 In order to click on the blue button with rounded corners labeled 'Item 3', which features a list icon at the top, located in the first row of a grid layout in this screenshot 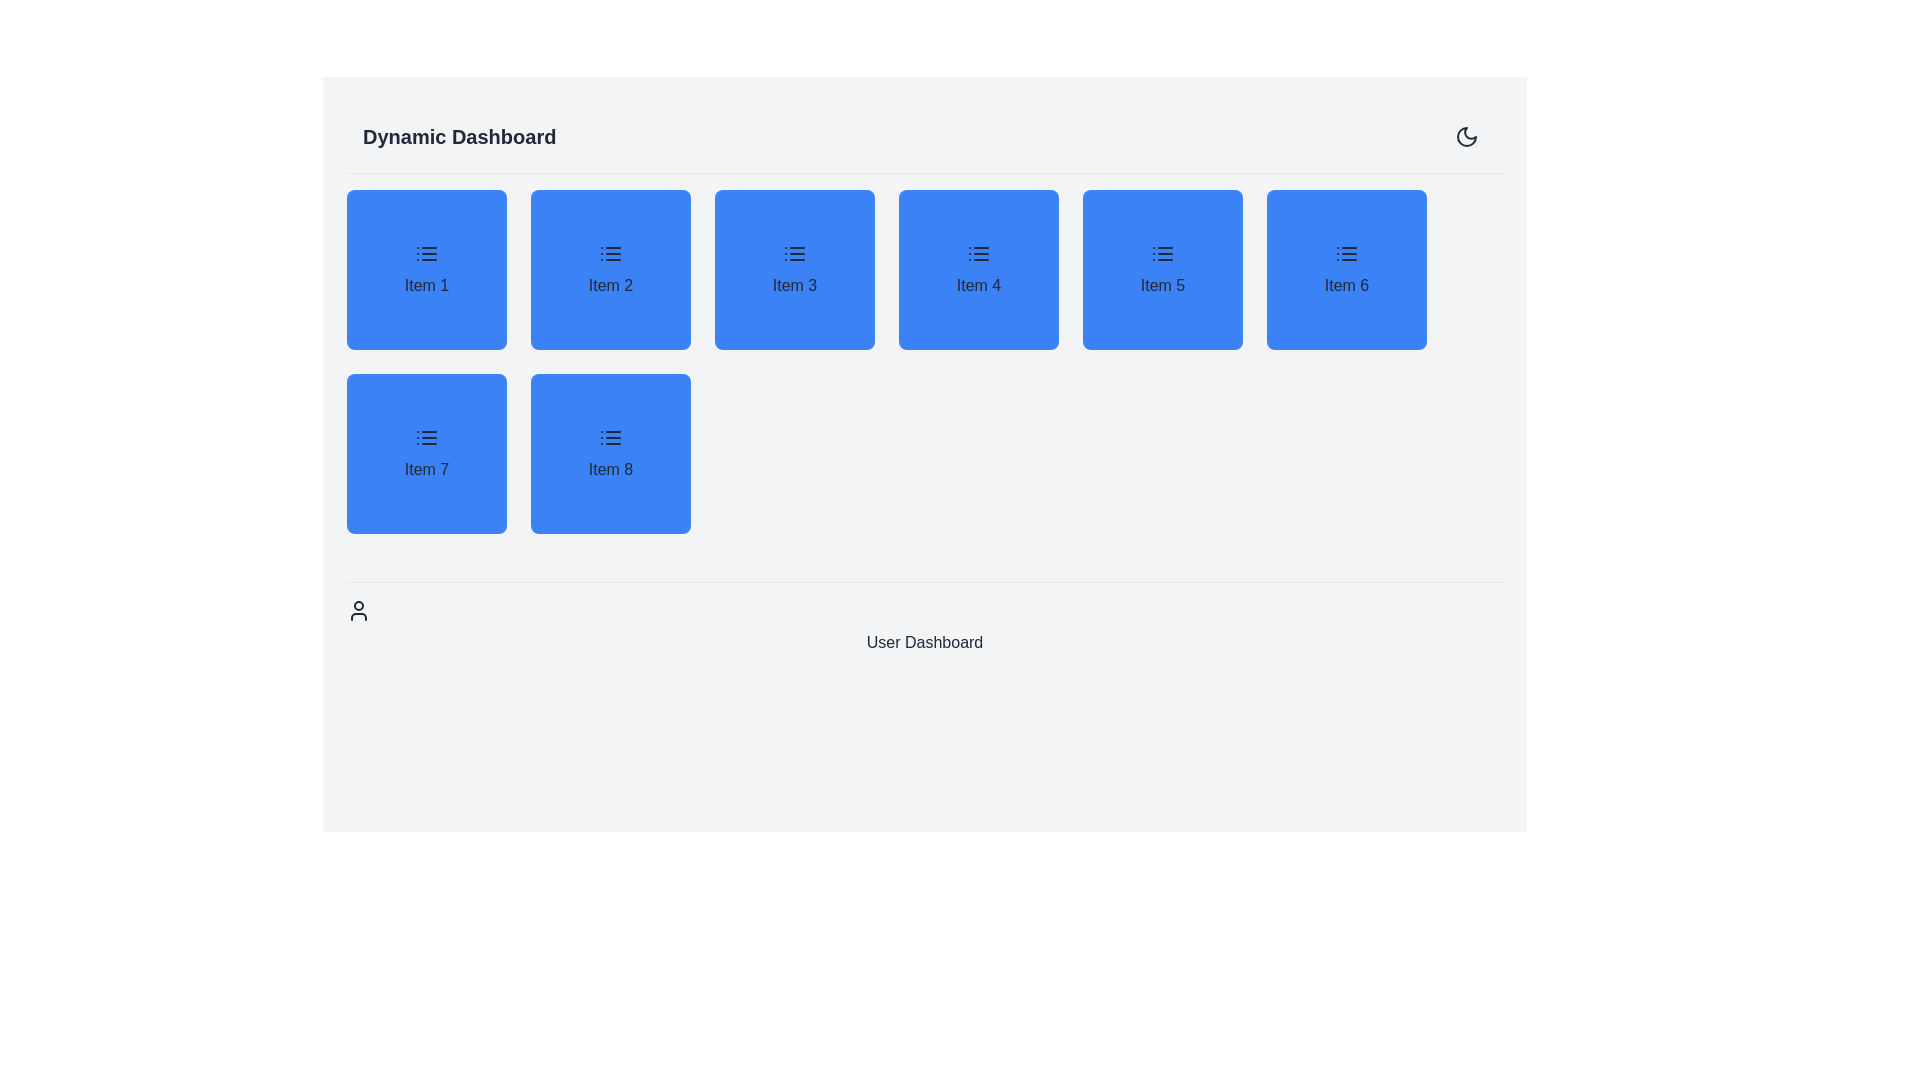, I will do `click(794, 270)`.